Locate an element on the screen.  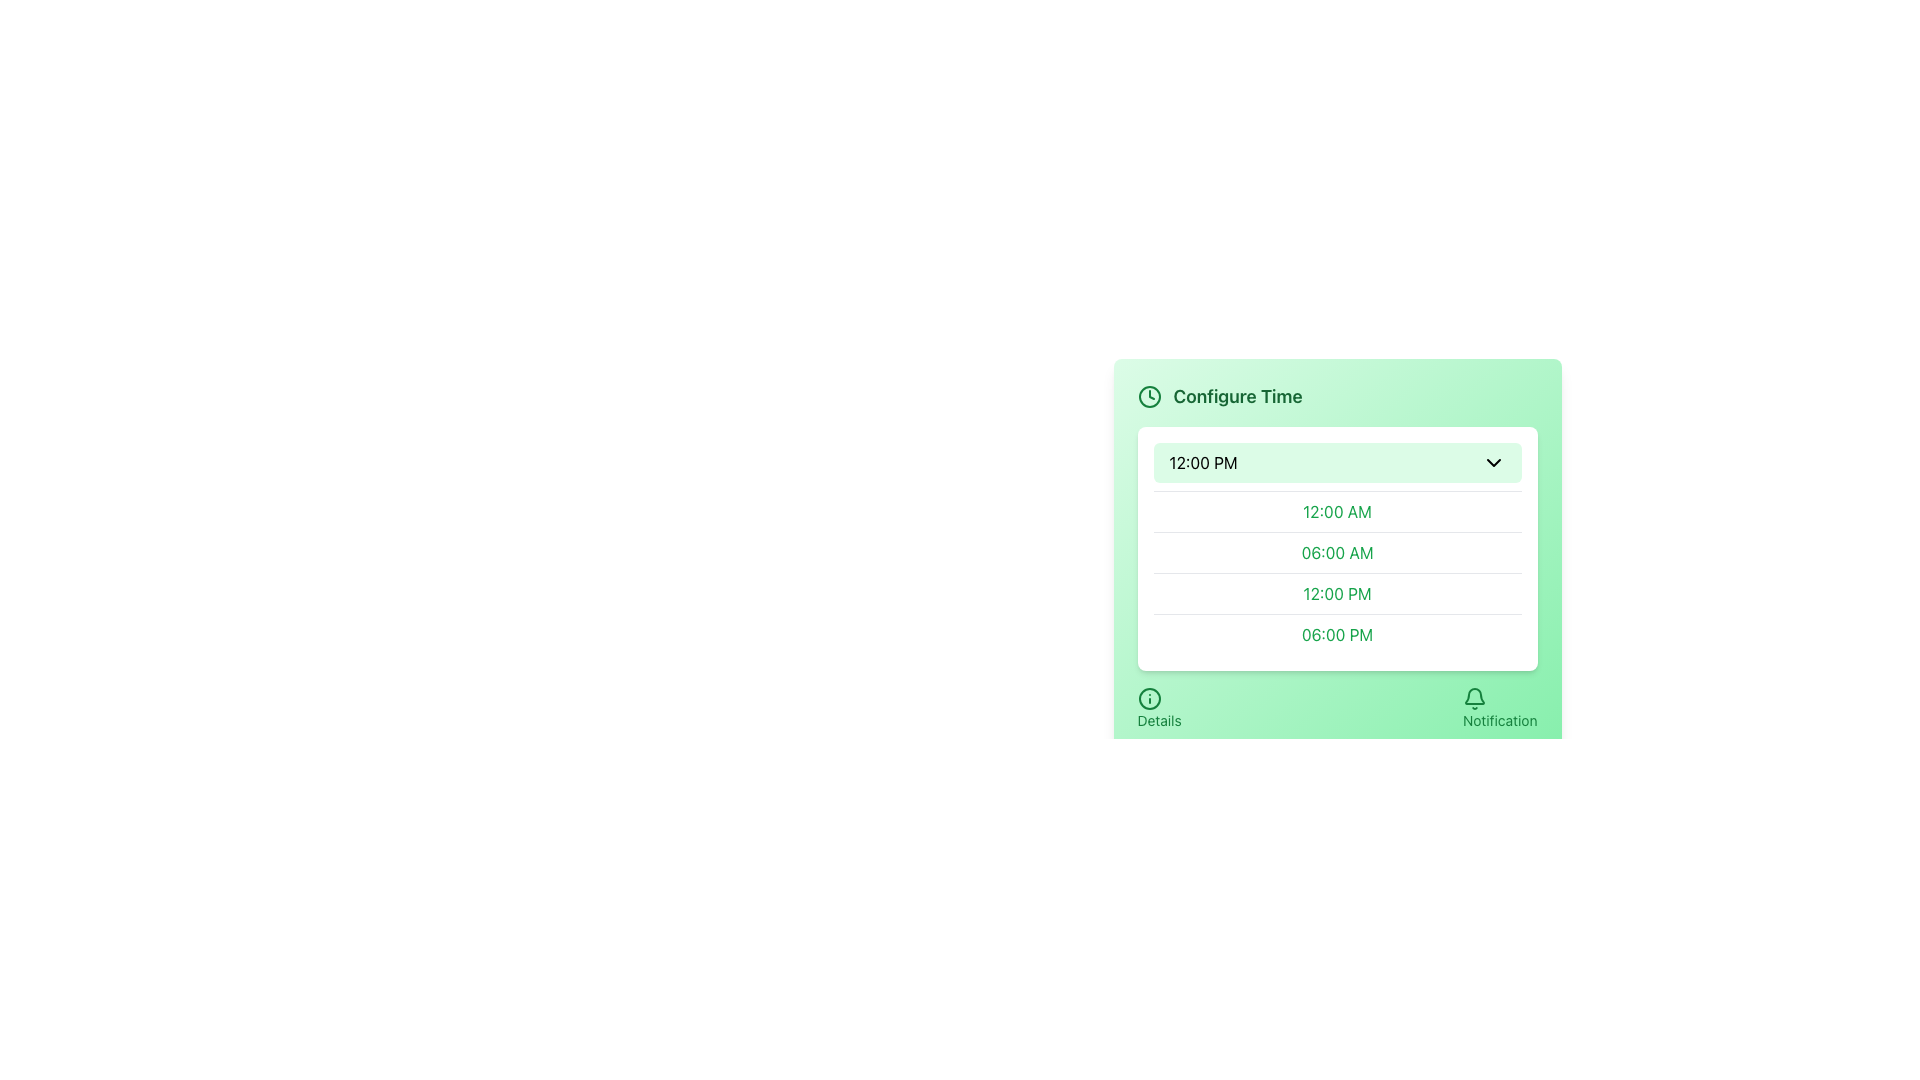
the text display element that shows the currently selected time is located at coordinates (1202, 462).